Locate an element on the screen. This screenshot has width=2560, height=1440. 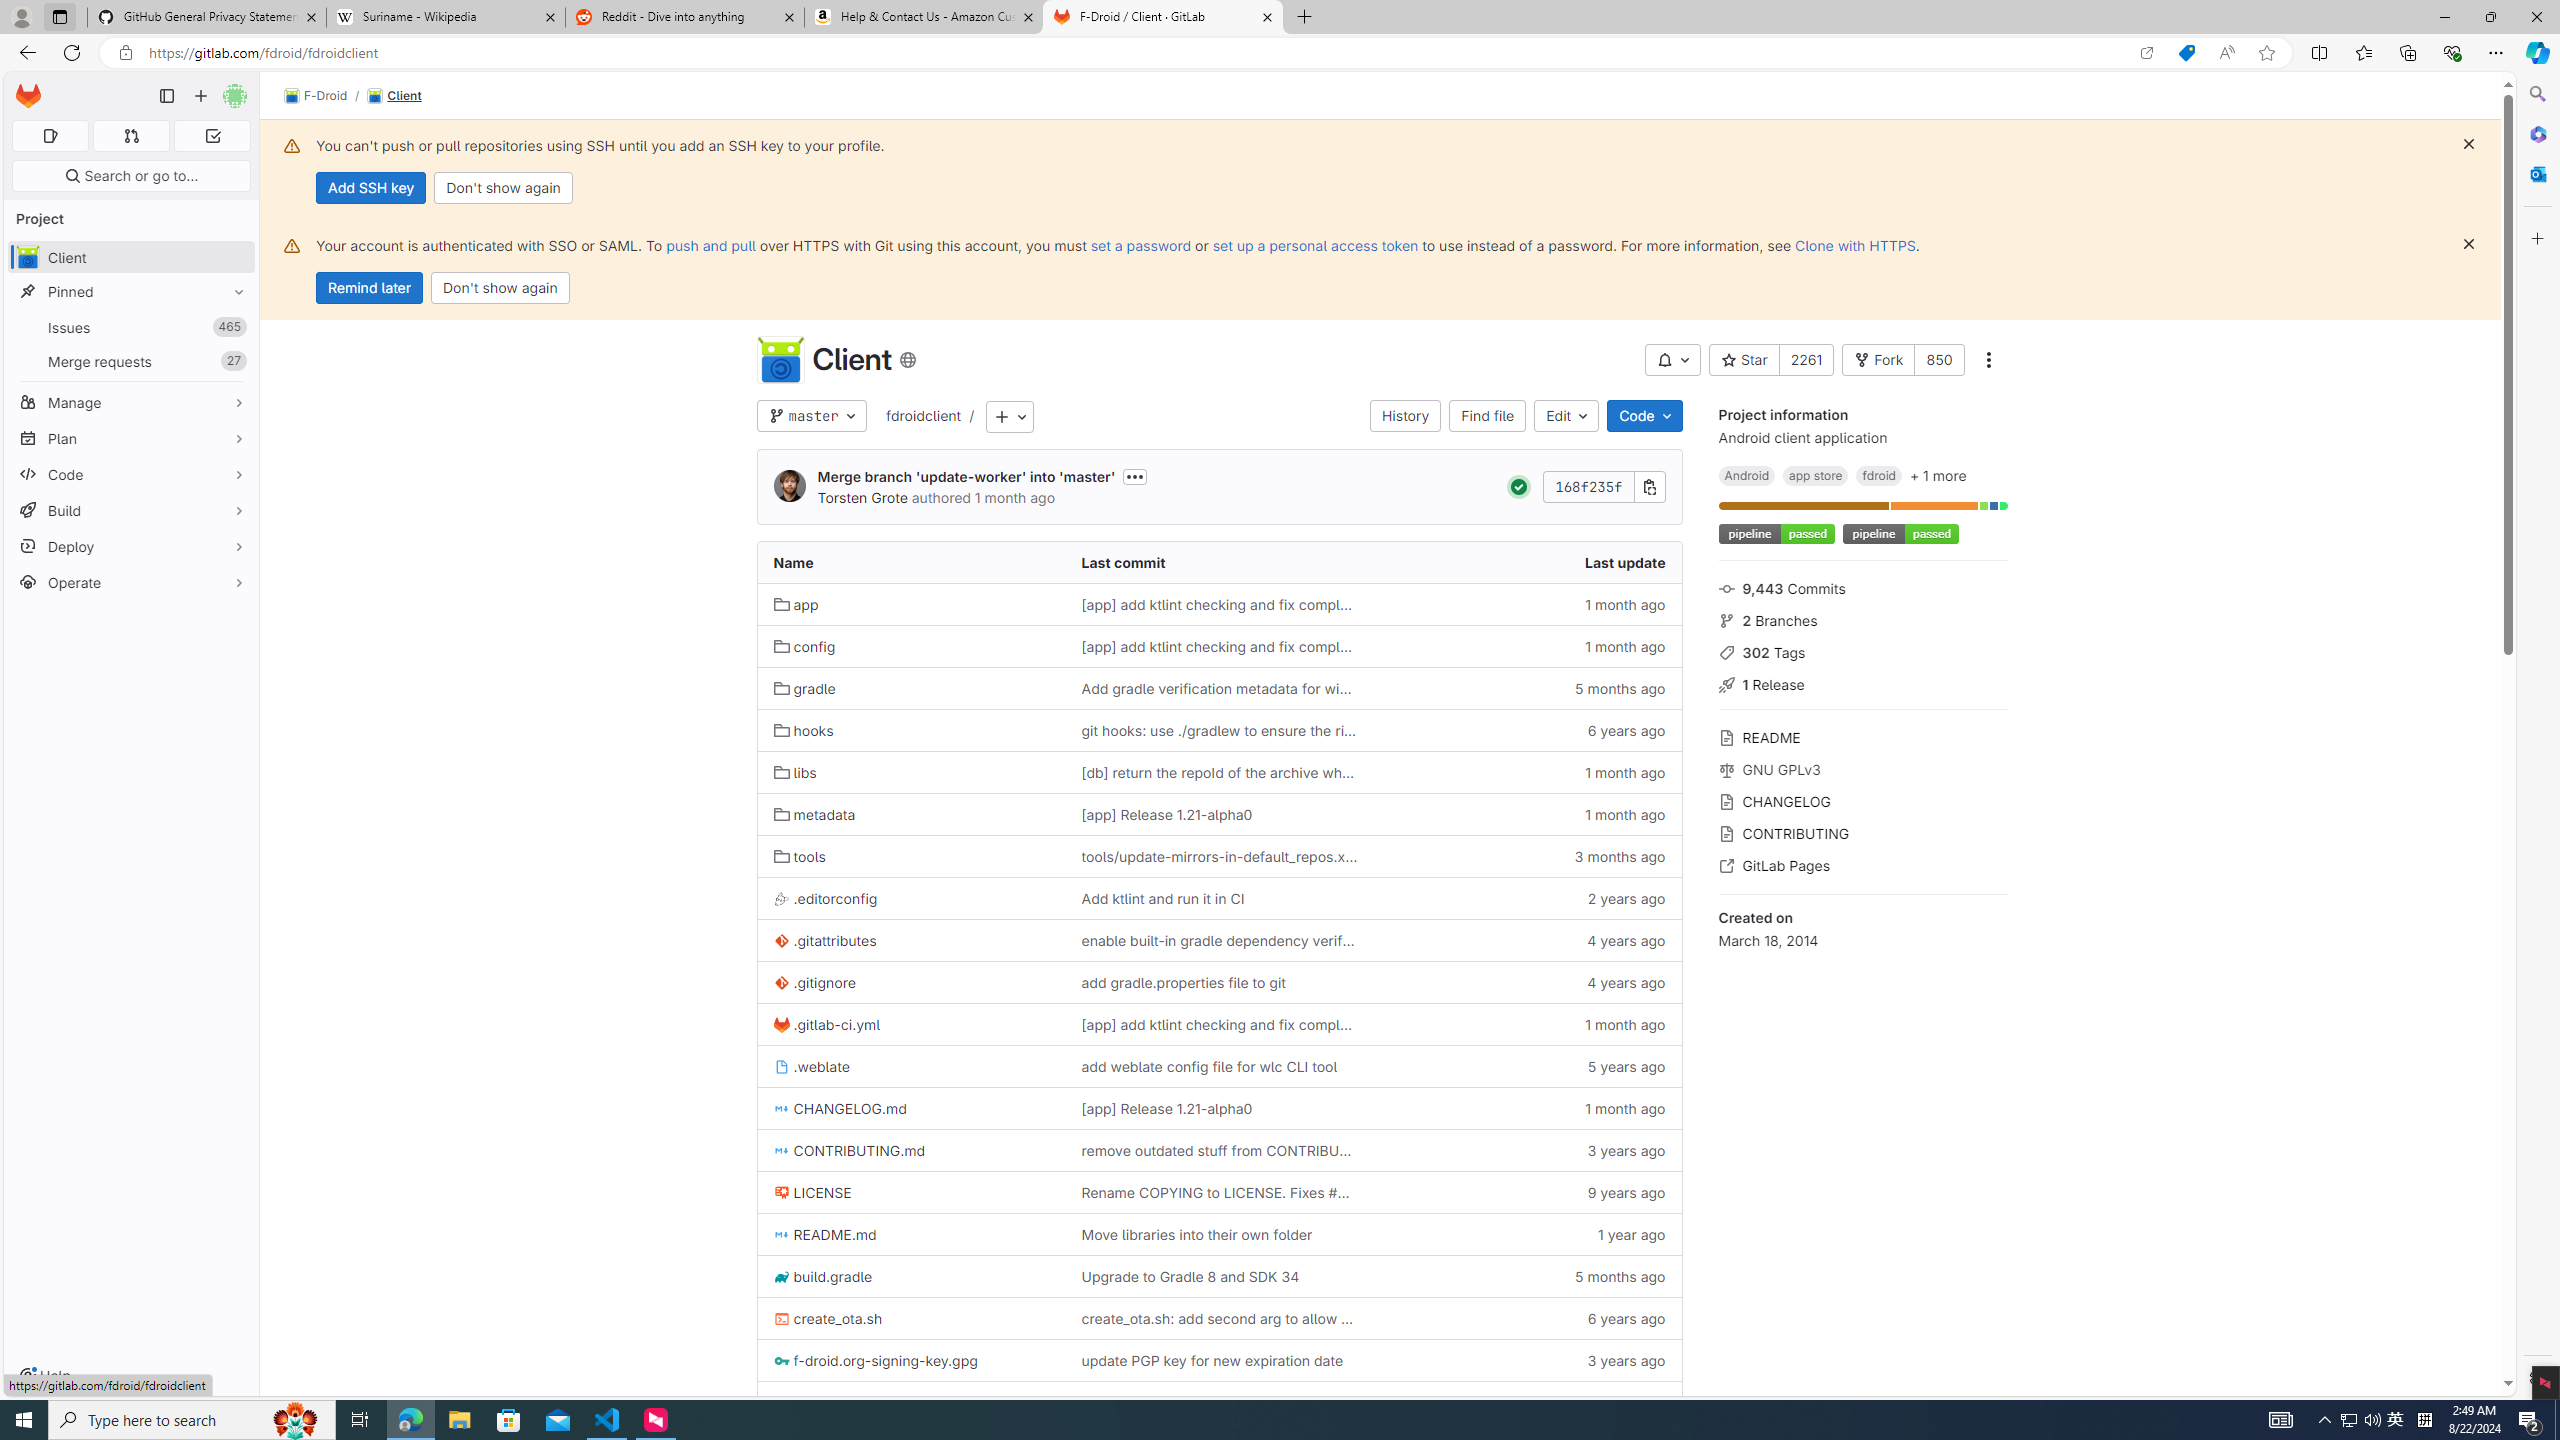
'Add ktlint and run it in CI' is located at coordinates (1218, 897).